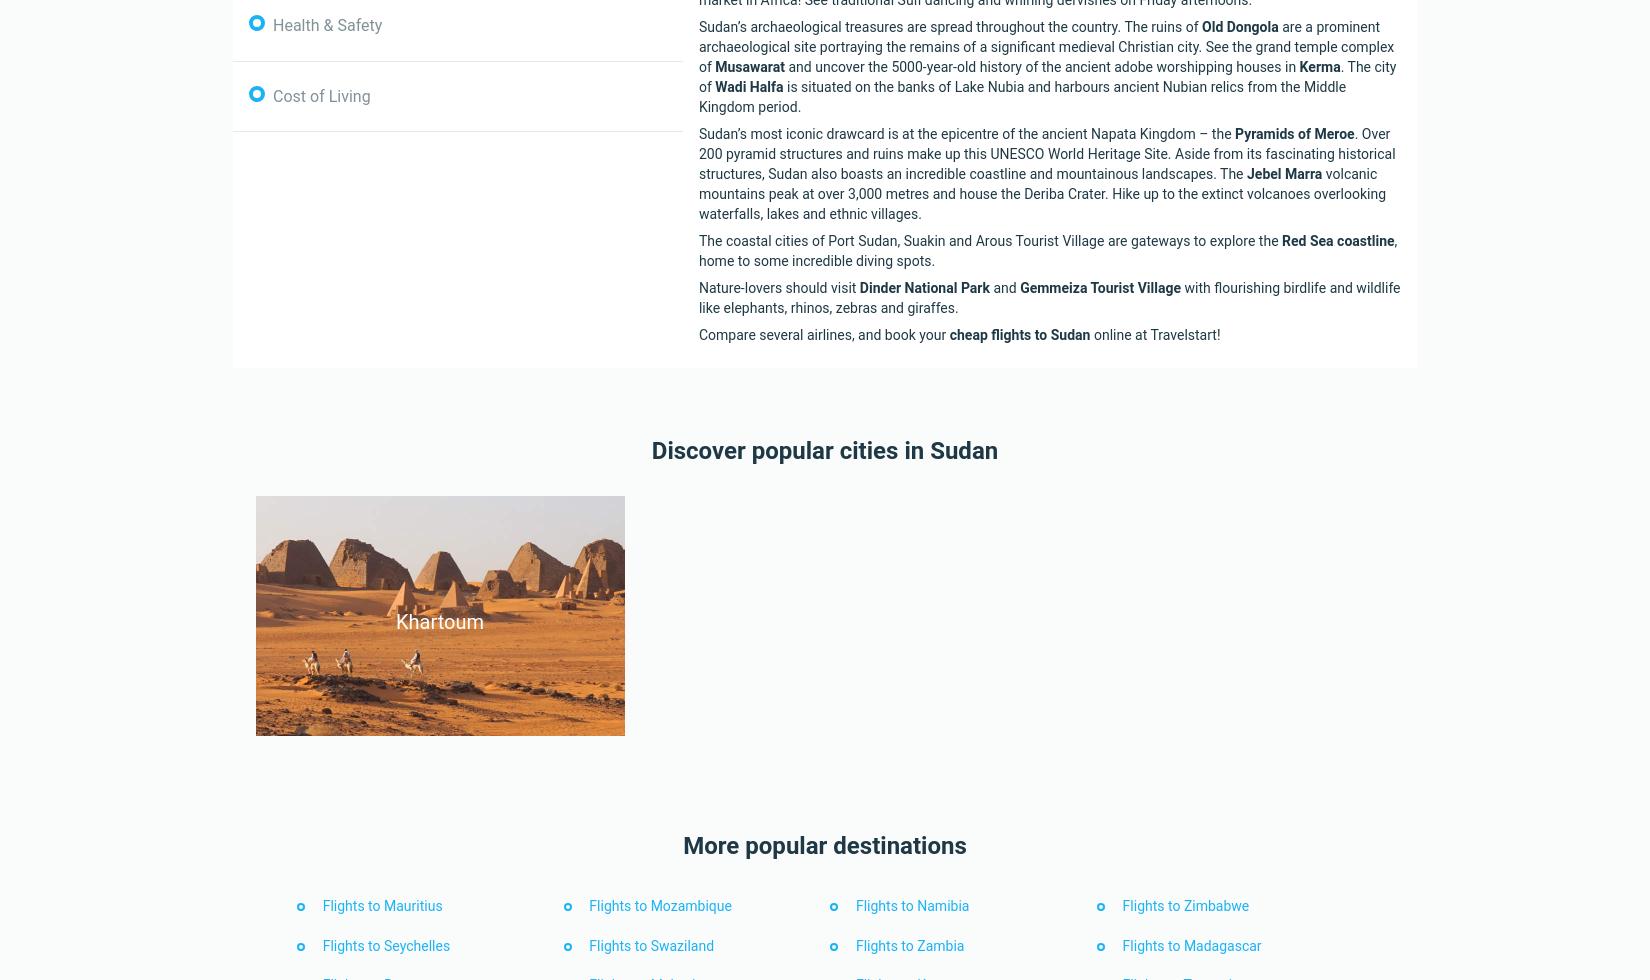  What do you see at coordinates (966, 132) in the screenshot?
I see `'Sudan’s most iconic drawcard is at the epicentre of the ancient Napata Kingdom – the'` at bounding box center [966, 132].